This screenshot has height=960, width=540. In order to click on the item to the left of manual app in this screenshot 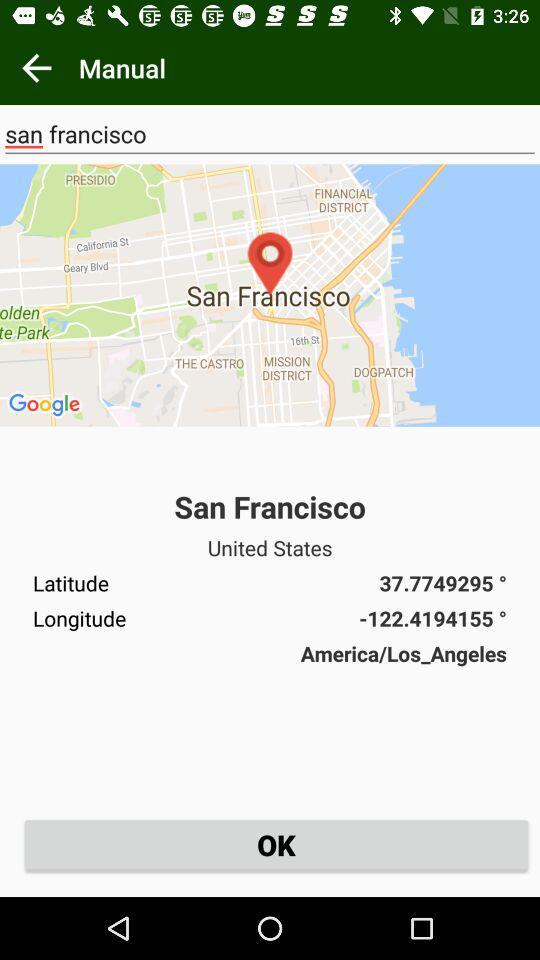, I will do `click(36, 68)`.